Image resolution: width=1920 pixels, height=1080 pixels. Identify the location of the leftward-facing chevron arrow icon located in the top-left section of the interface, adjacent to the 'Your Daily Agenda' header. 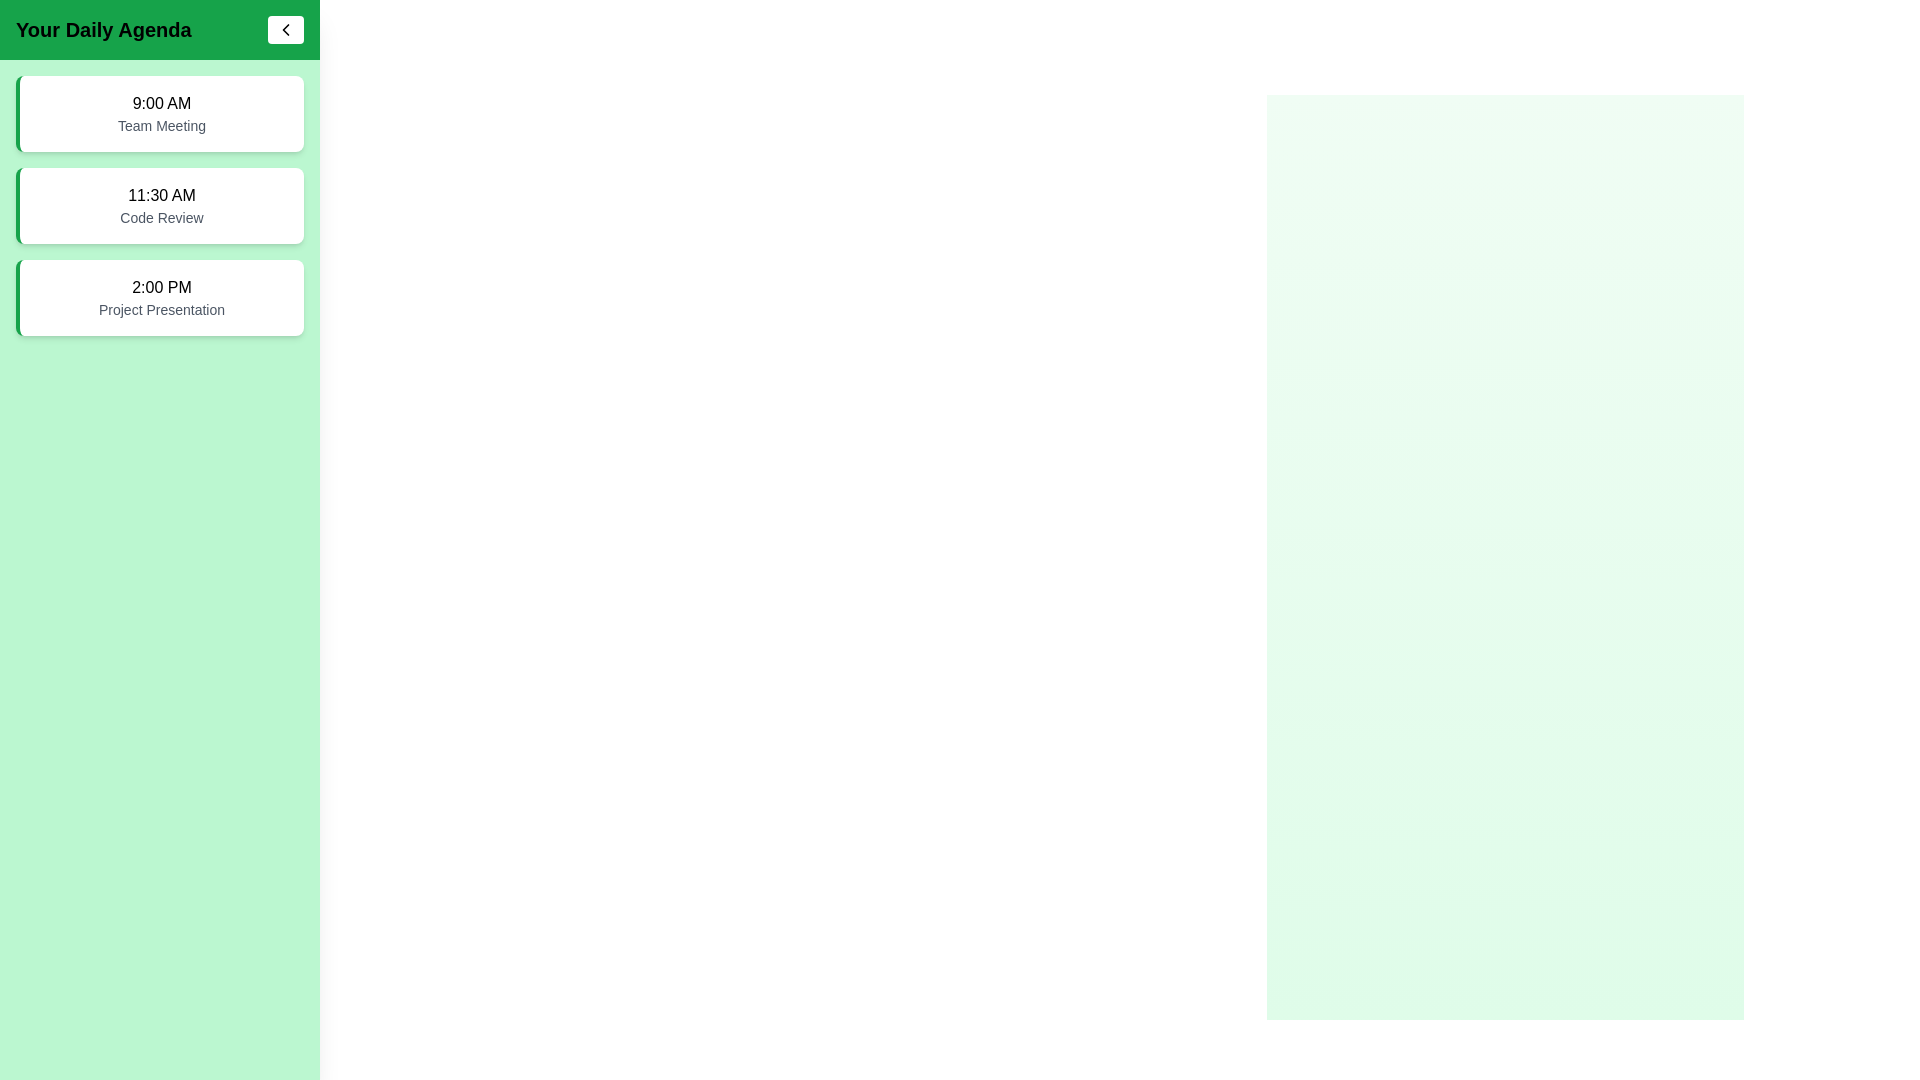
(285, 30).